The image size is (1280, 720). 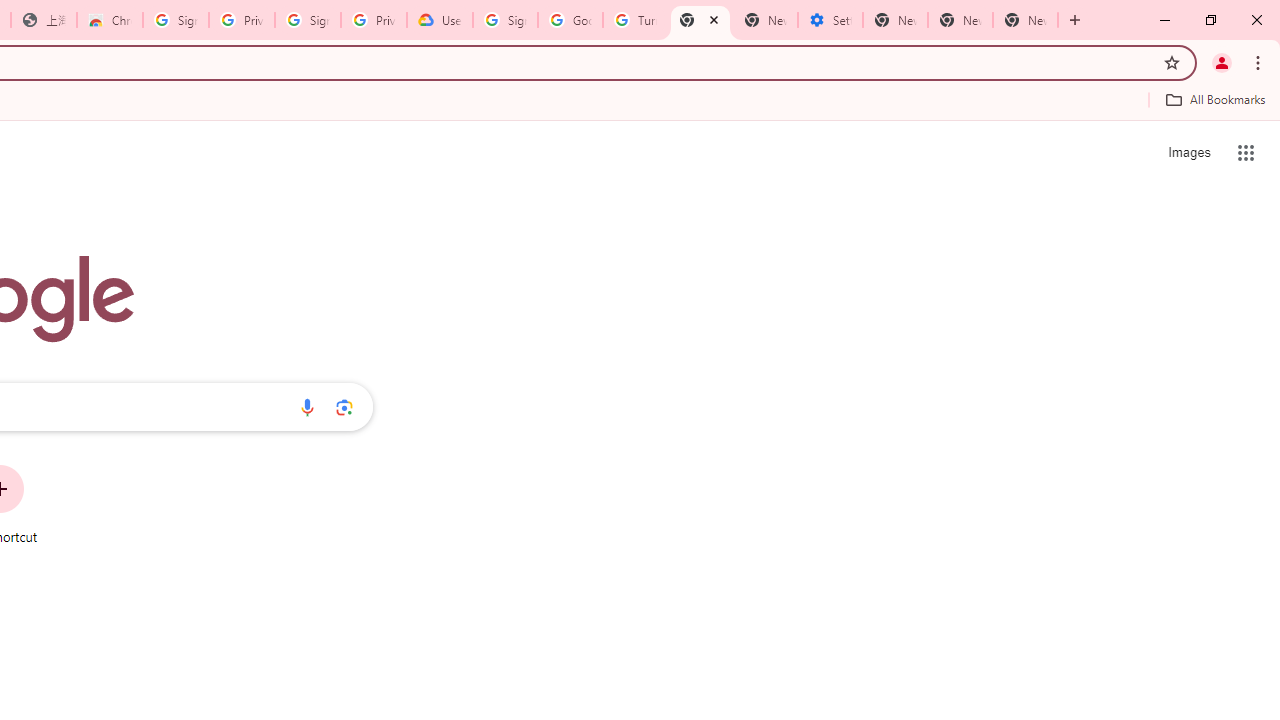 What do you see at coordinates (569, 20) in the screenshot?
I see `'Google Account Help'` at bounding box center [569, 20].